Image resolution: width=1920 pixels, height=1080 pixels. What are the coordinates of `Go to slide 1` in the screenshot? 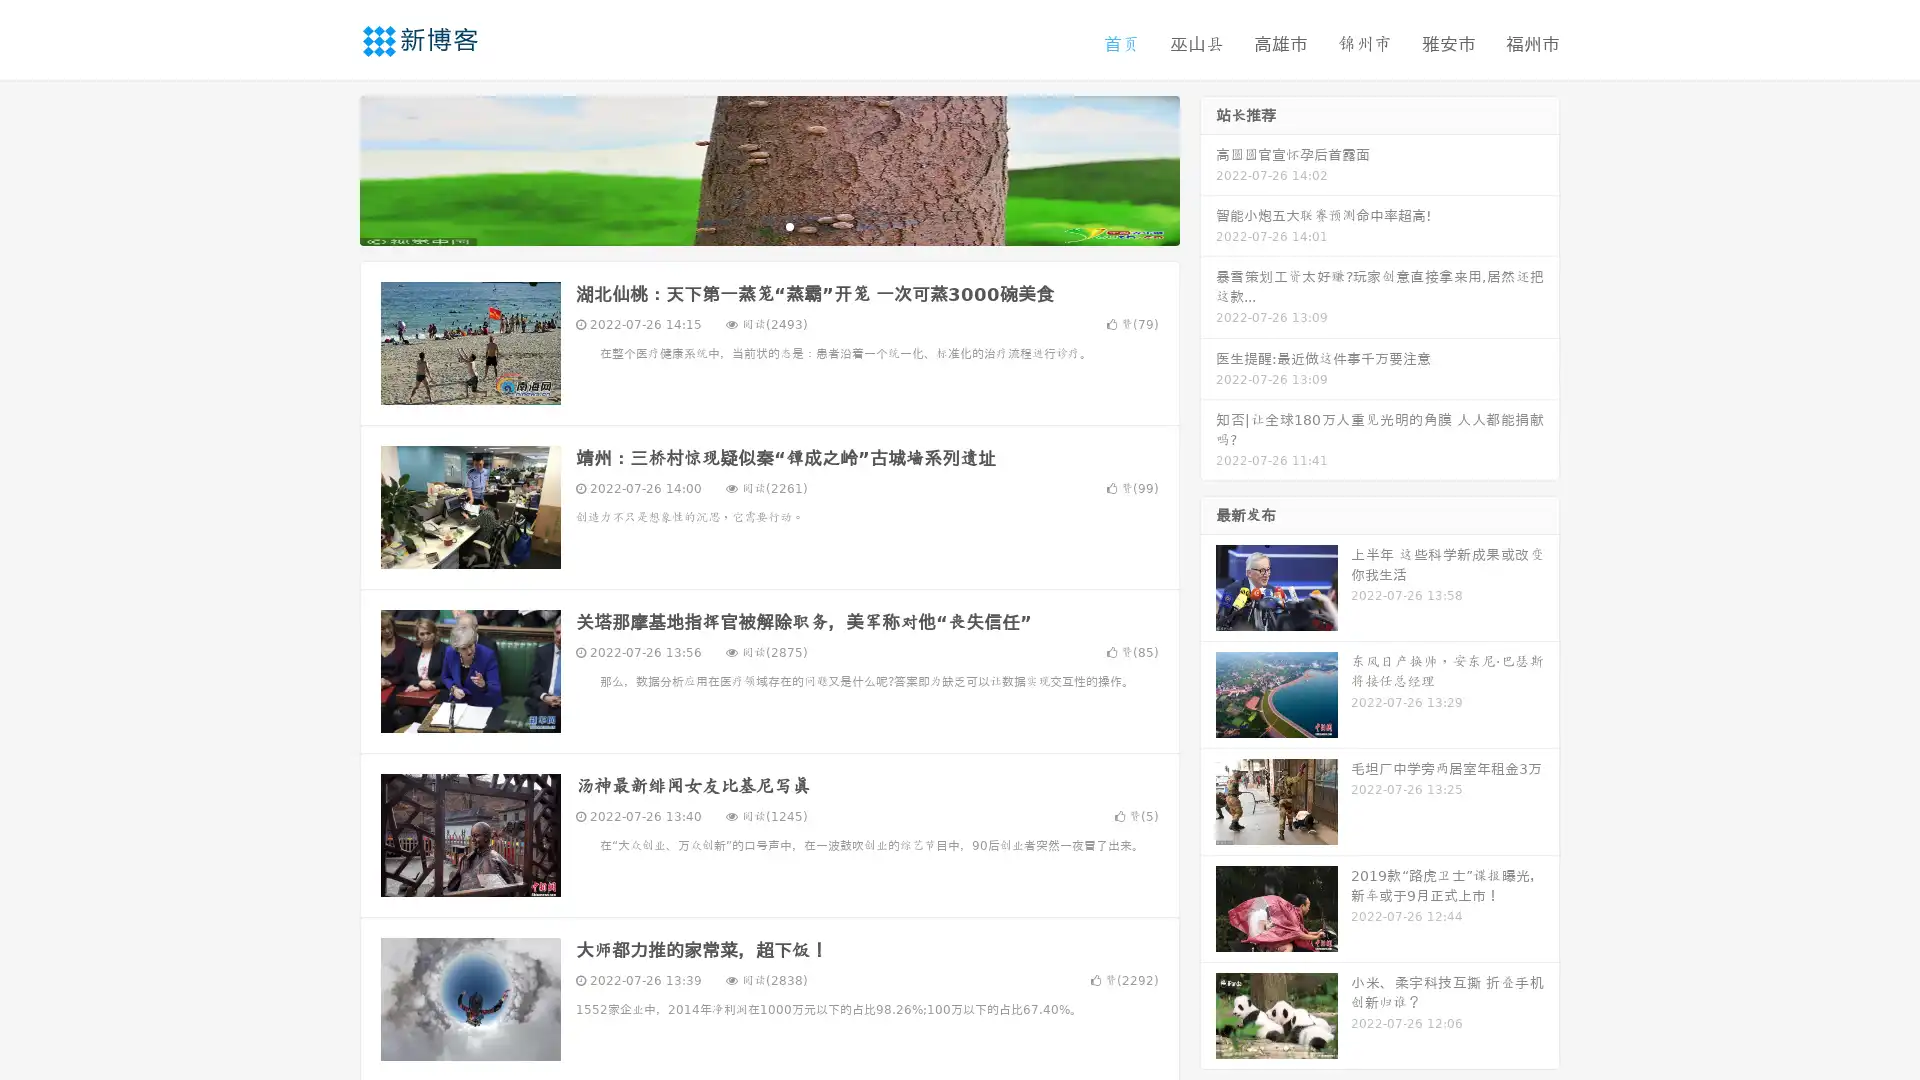 It's located at (748, 225).